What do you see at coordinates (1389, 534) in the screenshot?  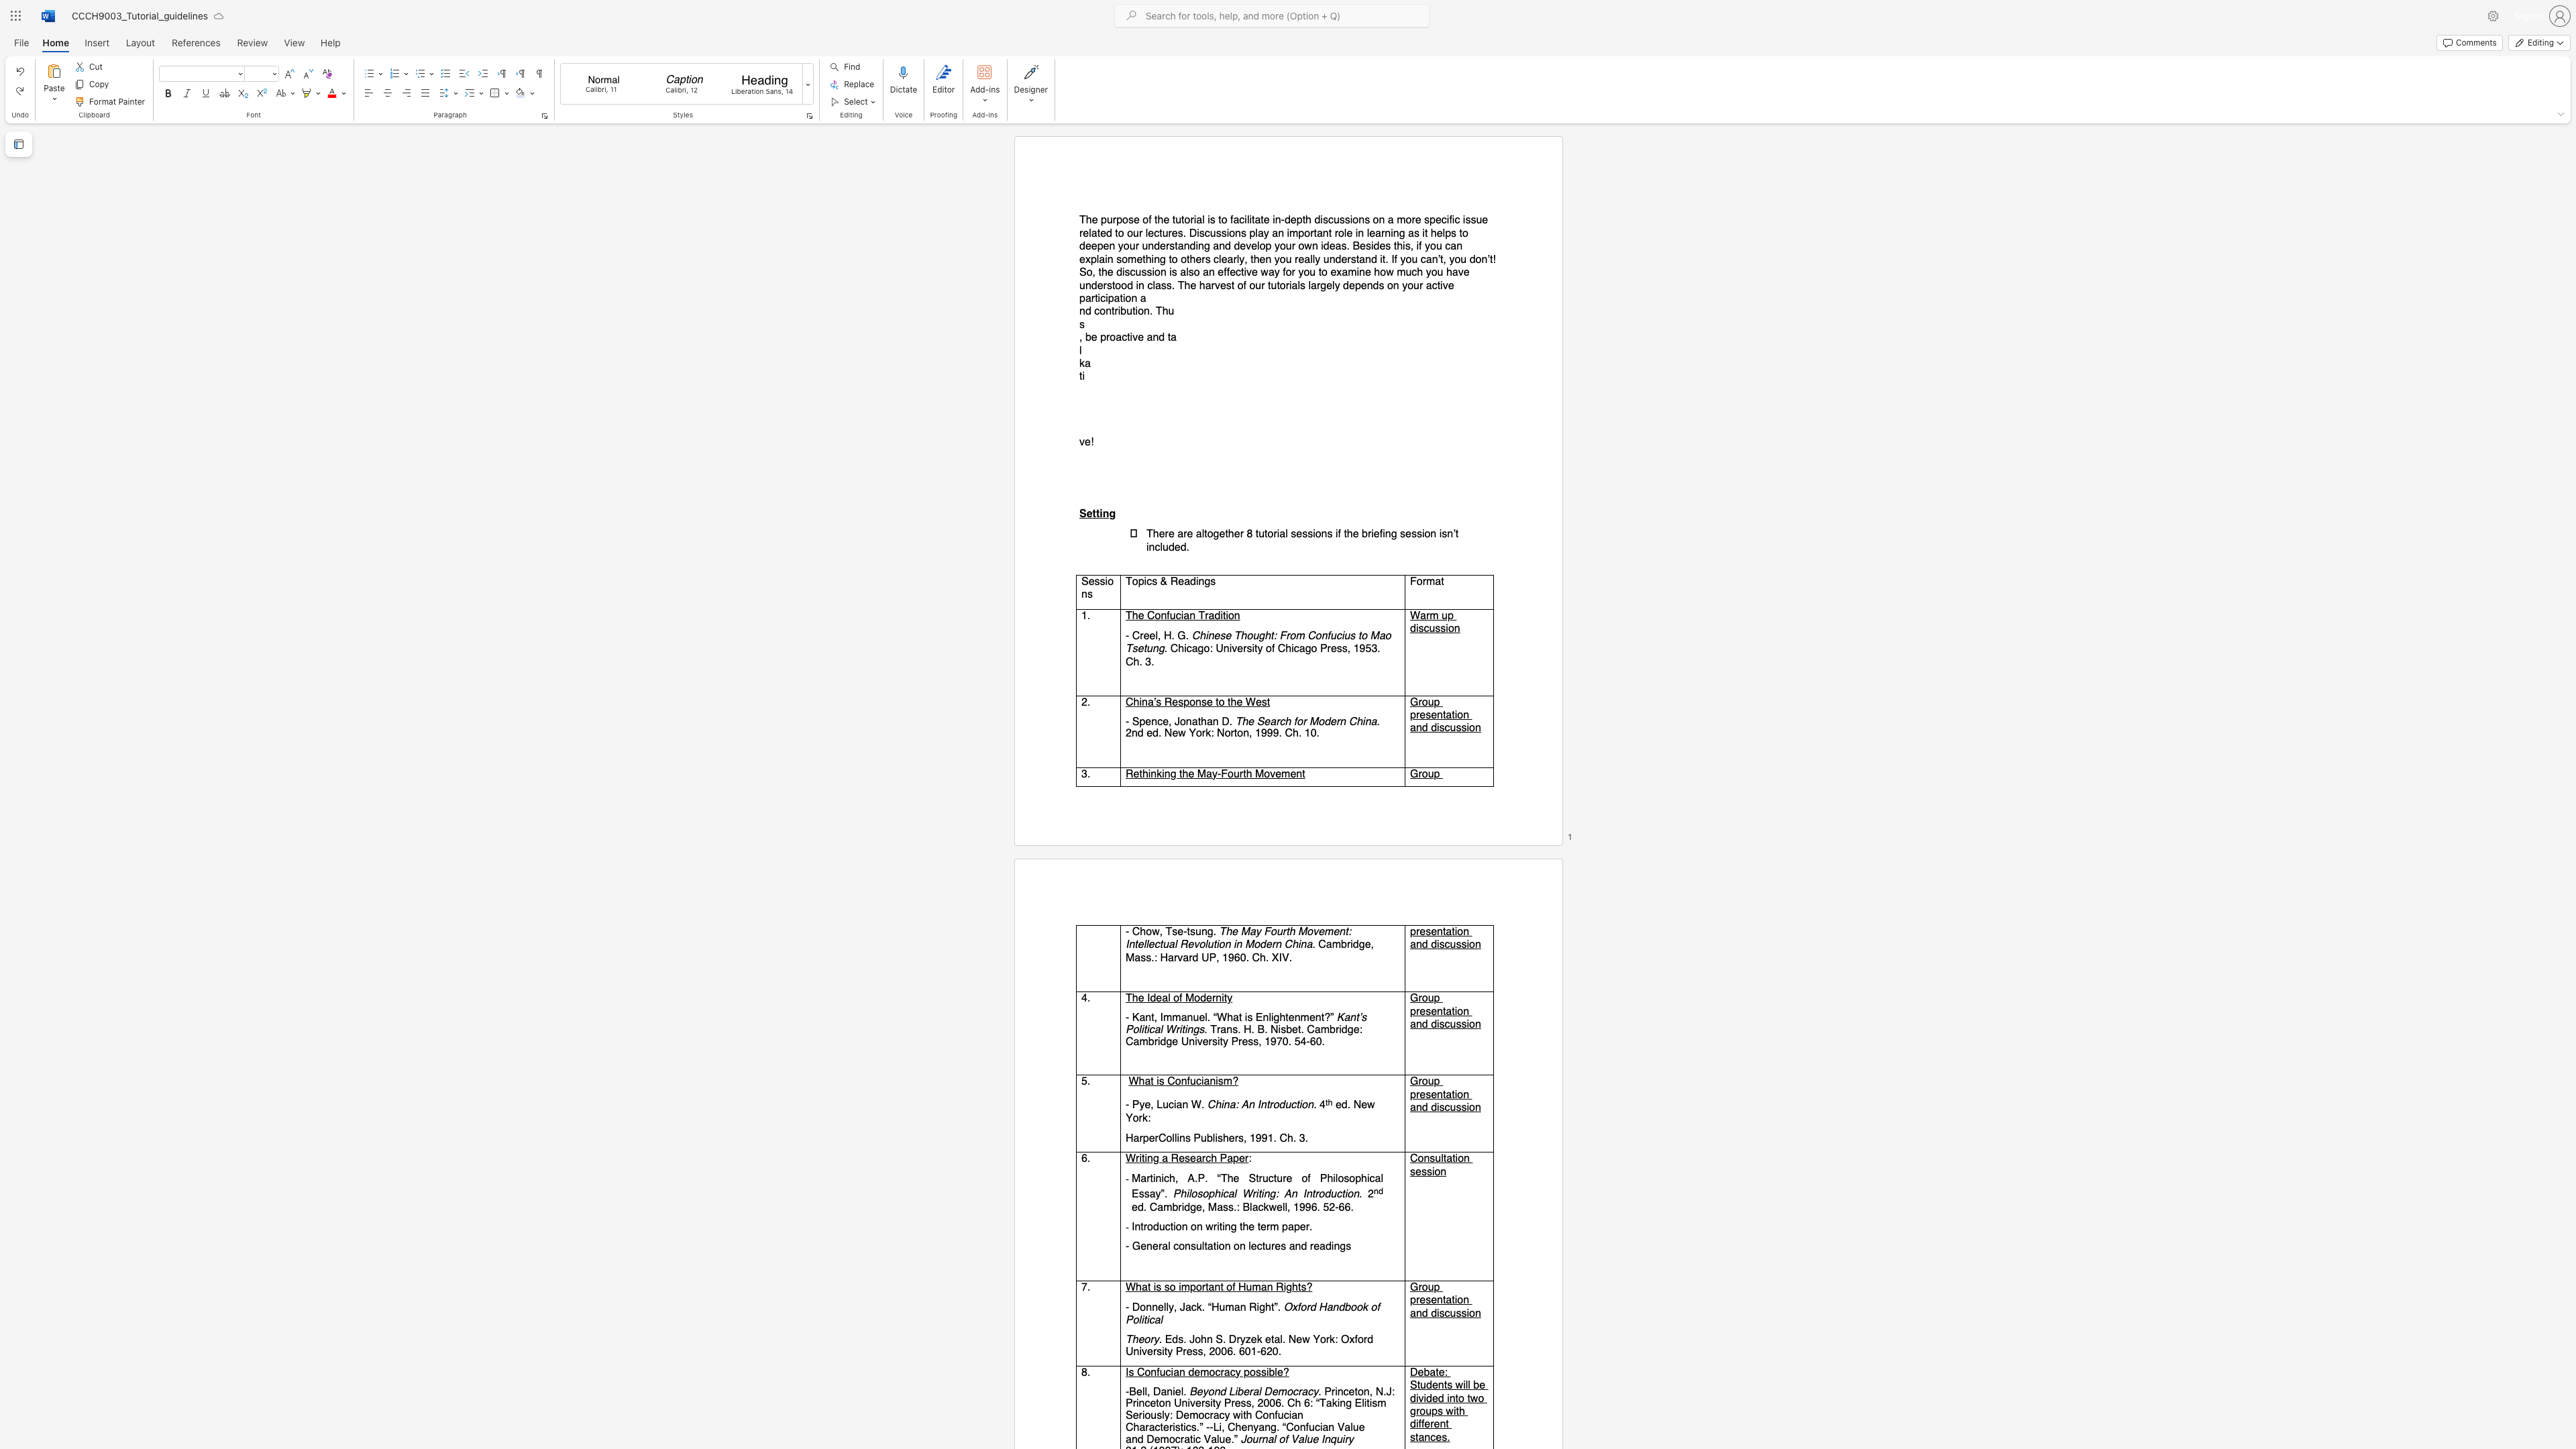 I see `the space between the continuous character "n" and "g" in the text` at bounding box center [1389, 534].